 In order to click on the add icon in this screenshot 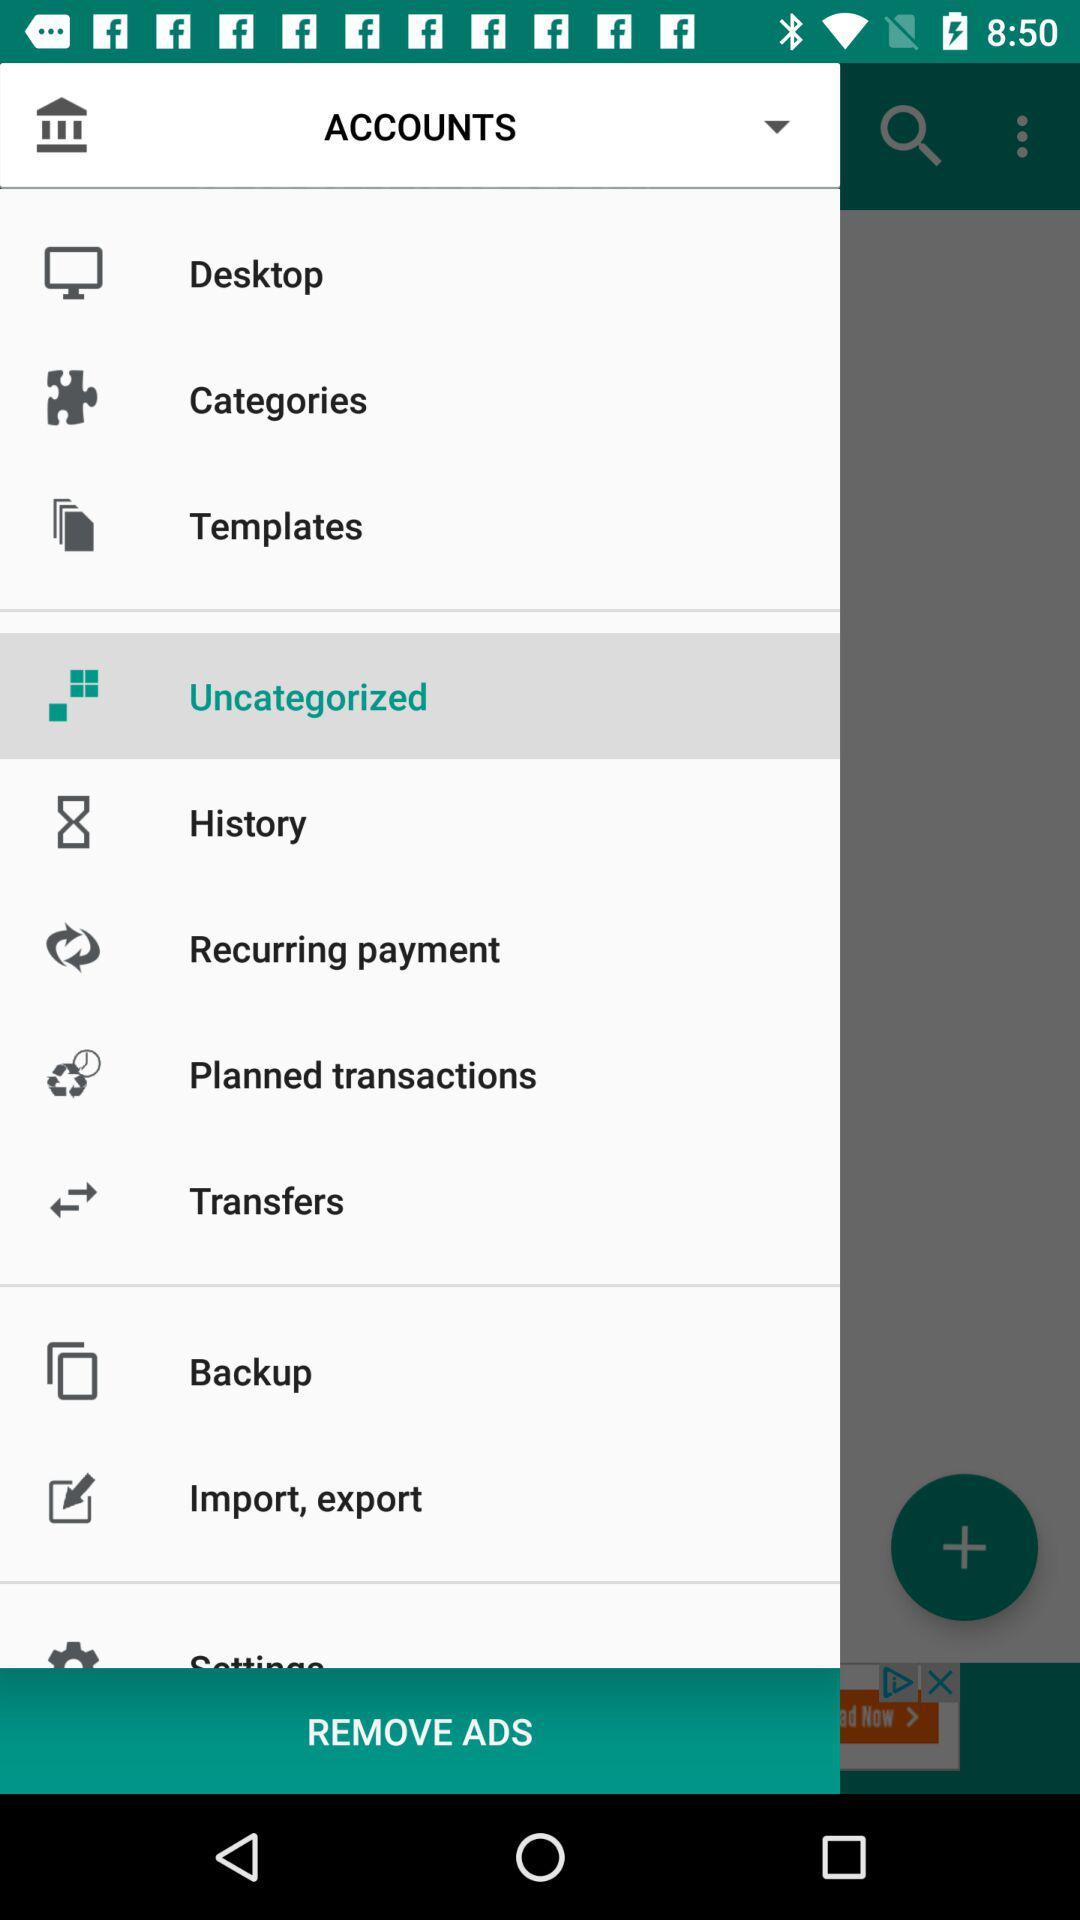, I will do `click(963, 1546)`.